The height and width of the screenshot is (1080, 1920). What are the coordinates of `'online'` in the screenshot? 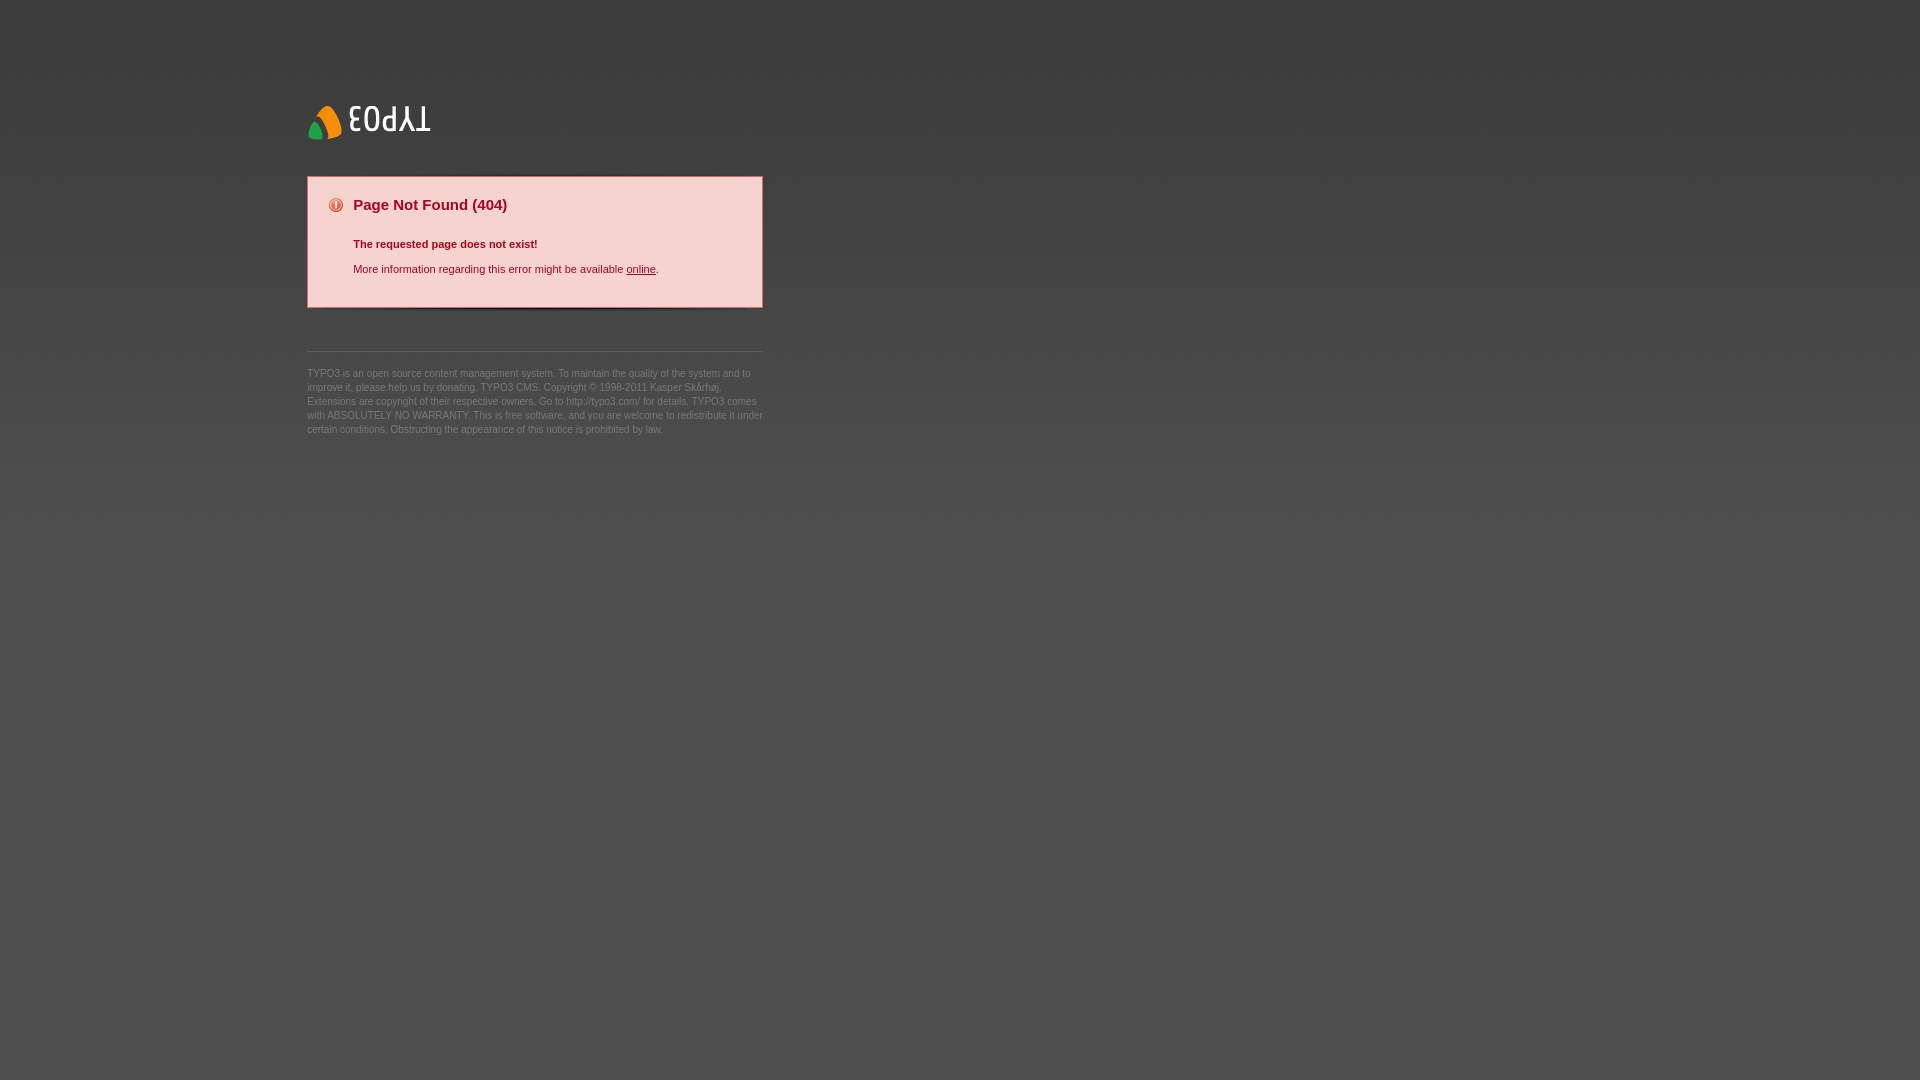 It's located at (640, 268).